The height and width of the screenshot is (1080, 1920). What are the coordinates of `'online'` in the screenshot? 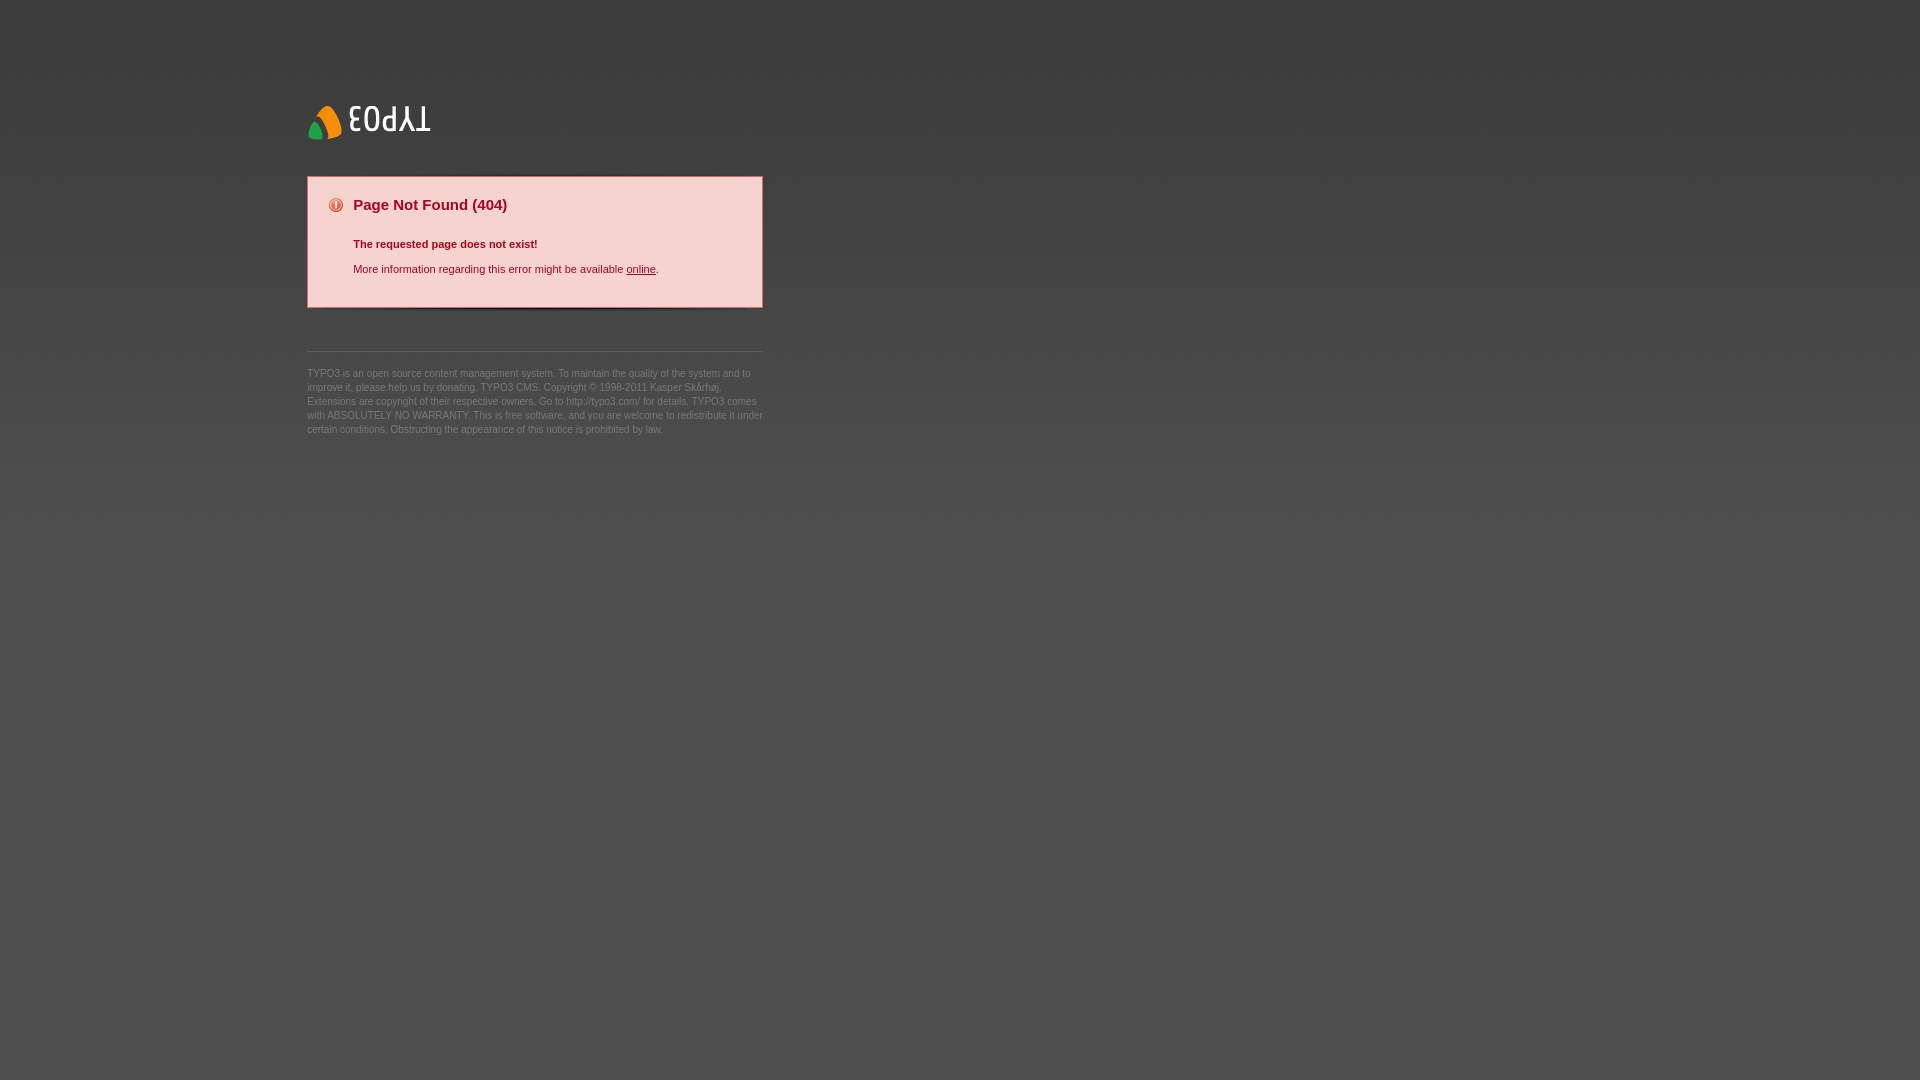 It's located at (640, 268).